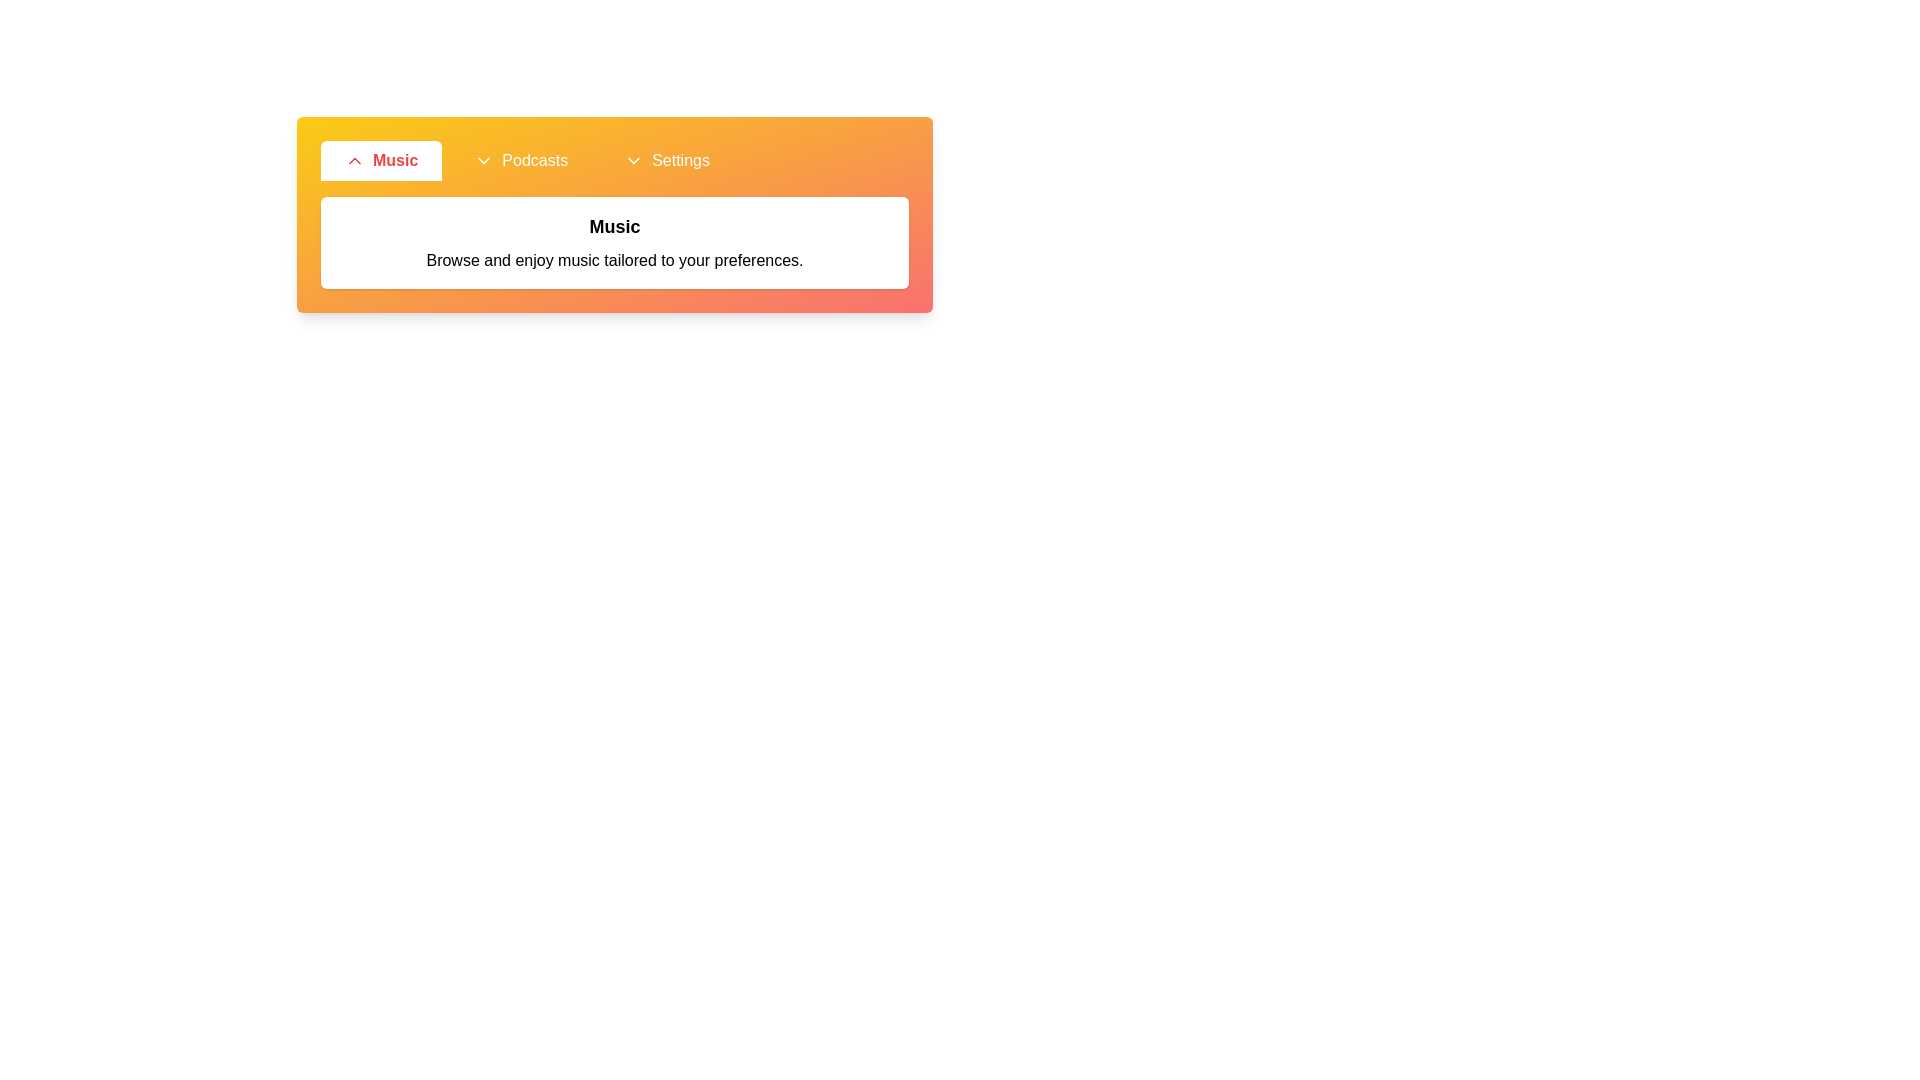  I want to click on the tab Podcasts and read its displayed content, so click(521, 160).